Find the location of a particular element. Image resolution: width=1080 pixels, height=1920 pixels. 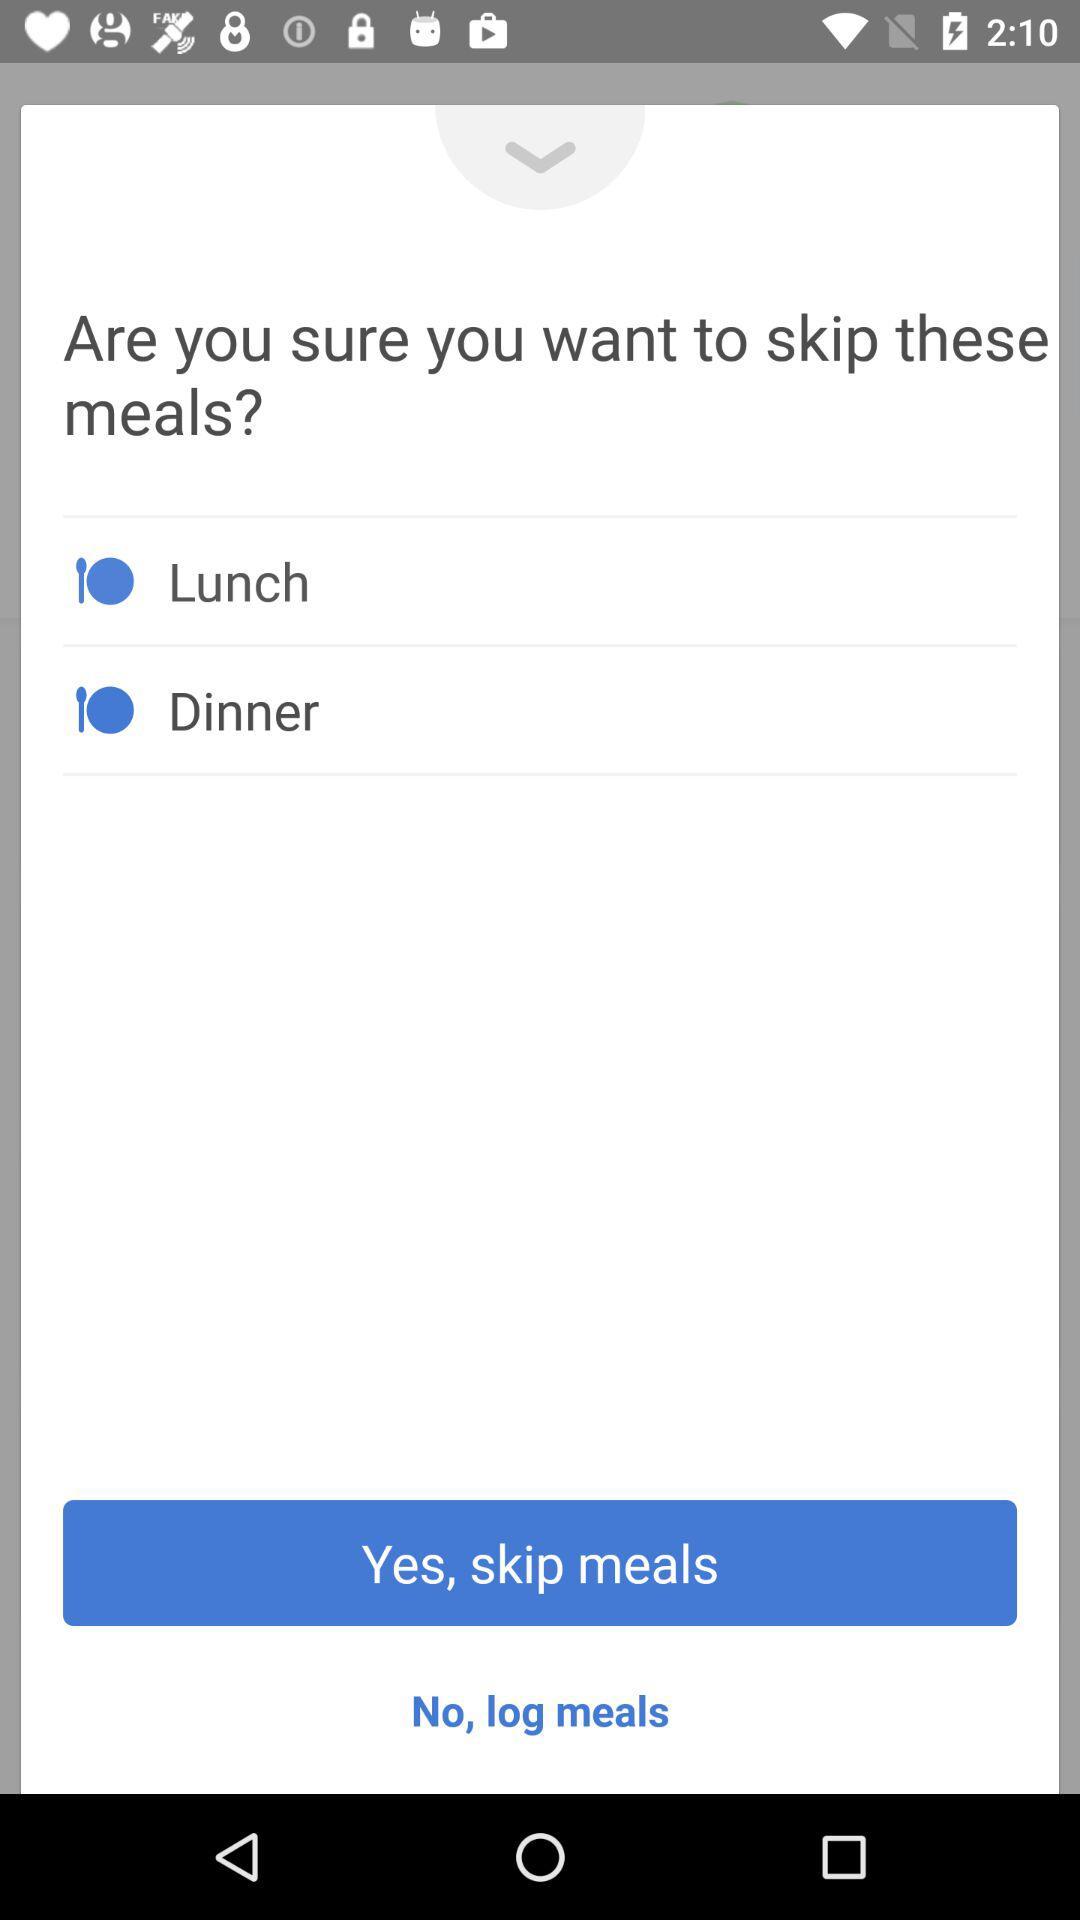

lunch icon is located at coordinates (591, 579).